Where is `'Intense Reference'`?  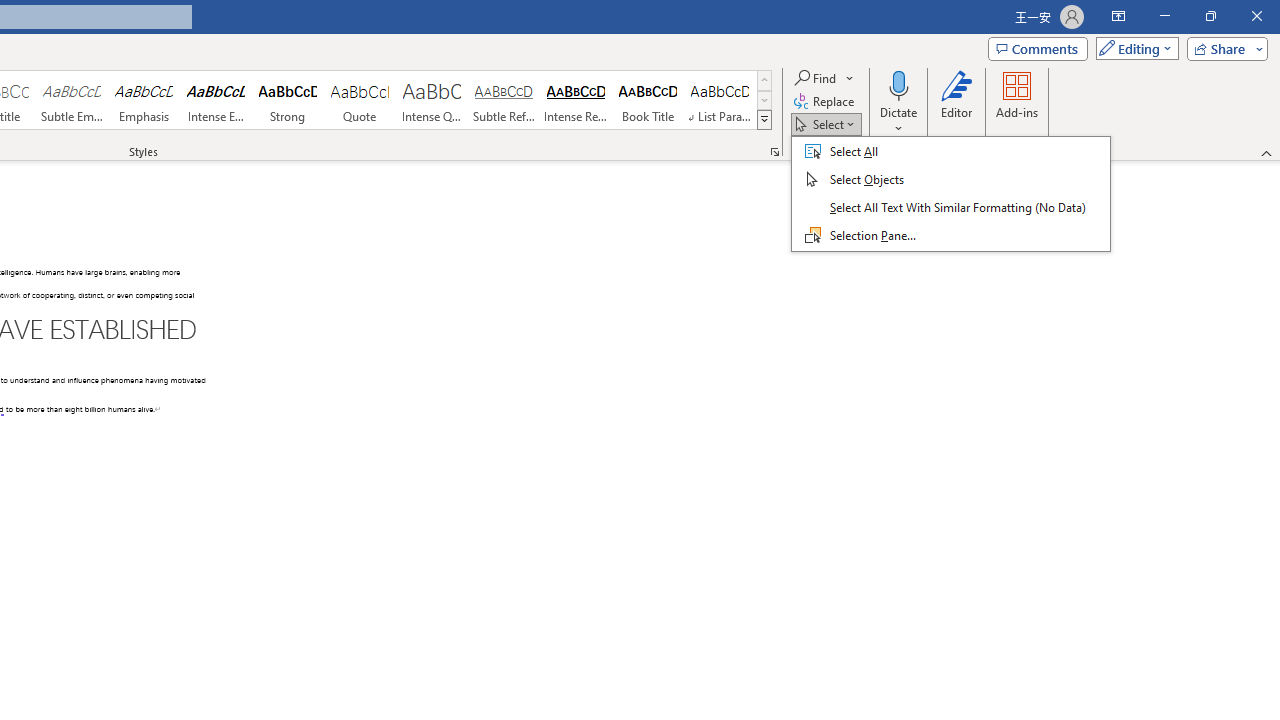 'Intense Reference' is located at coordinates (575, 100).